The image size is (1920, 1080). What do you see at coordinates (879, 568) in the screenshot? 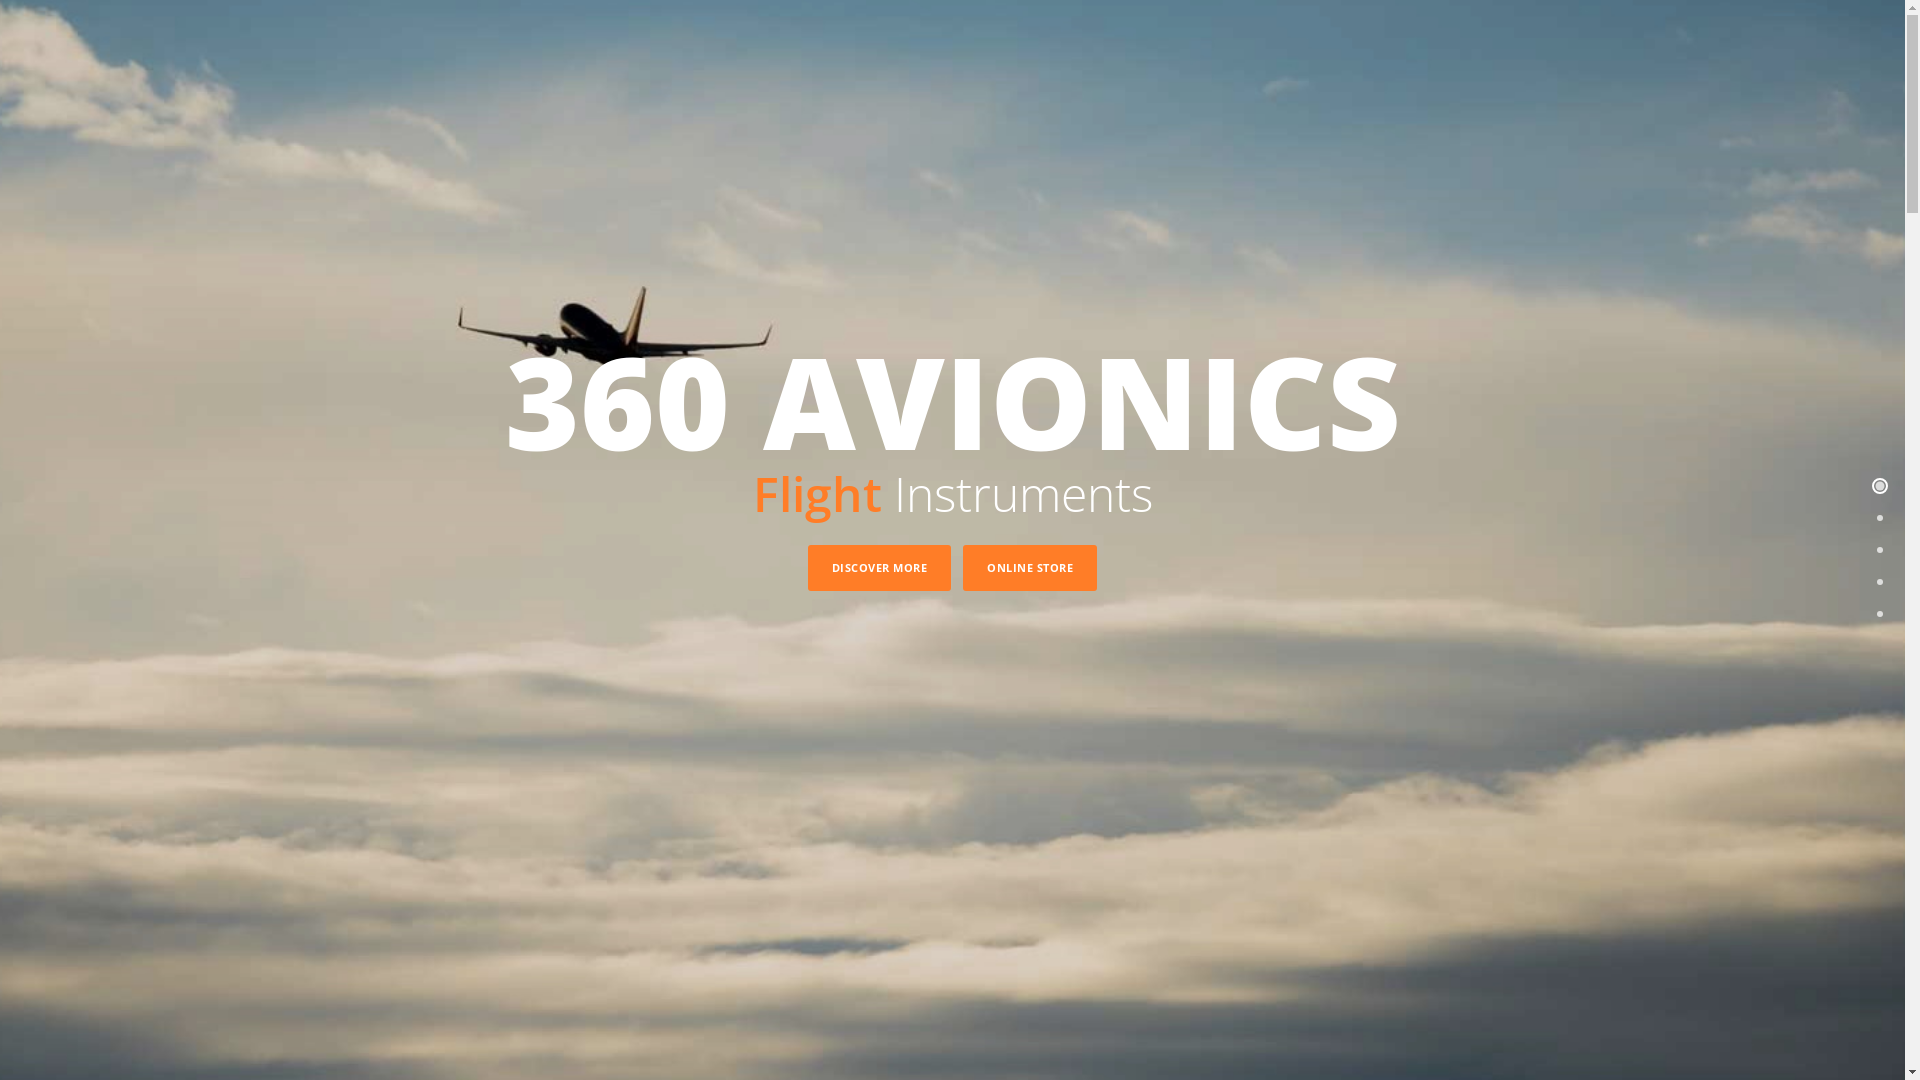
I see `'DISCOVER MORE'` at bounding box center [879, 568].